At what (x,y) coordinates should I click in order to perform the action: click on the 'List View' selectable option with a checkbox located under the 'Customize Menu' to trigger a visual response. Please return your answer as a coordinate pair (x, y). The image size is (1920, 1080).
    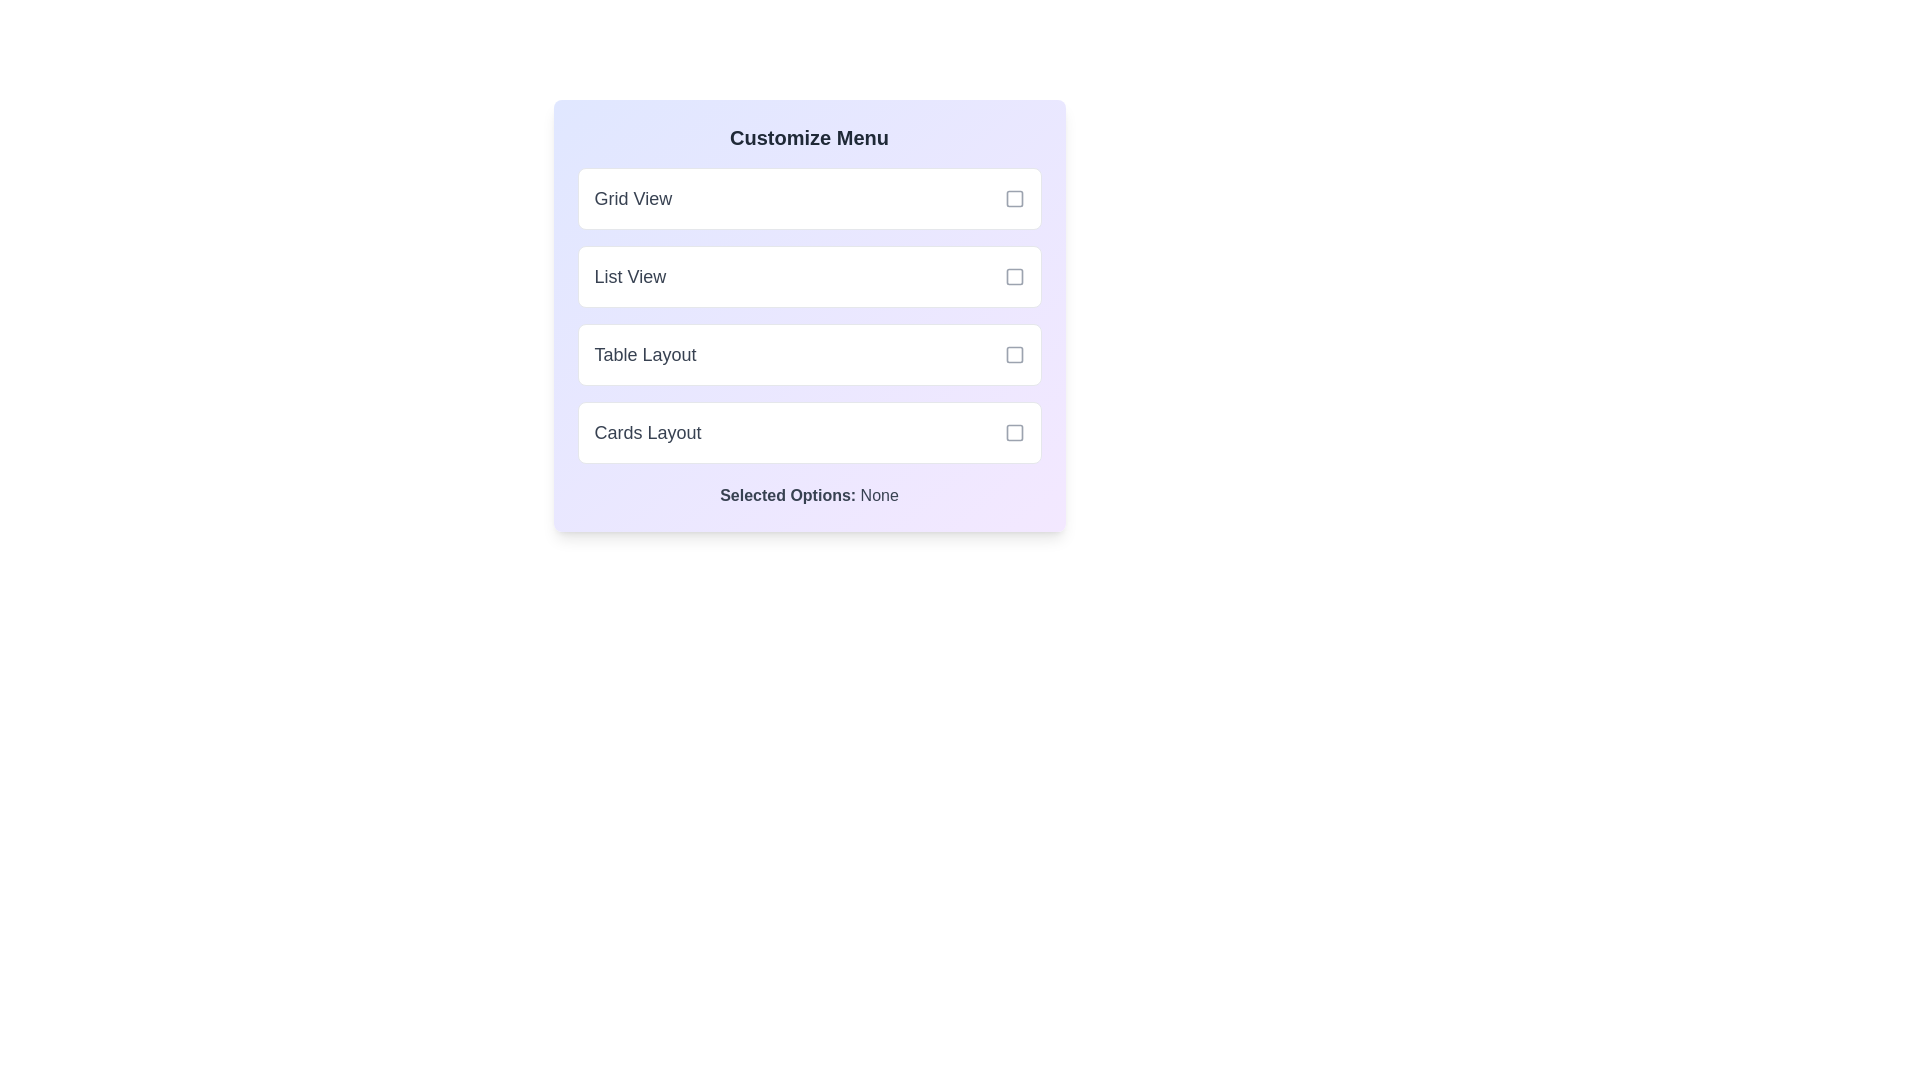
    Looking at the image, I should click on (809, 277).